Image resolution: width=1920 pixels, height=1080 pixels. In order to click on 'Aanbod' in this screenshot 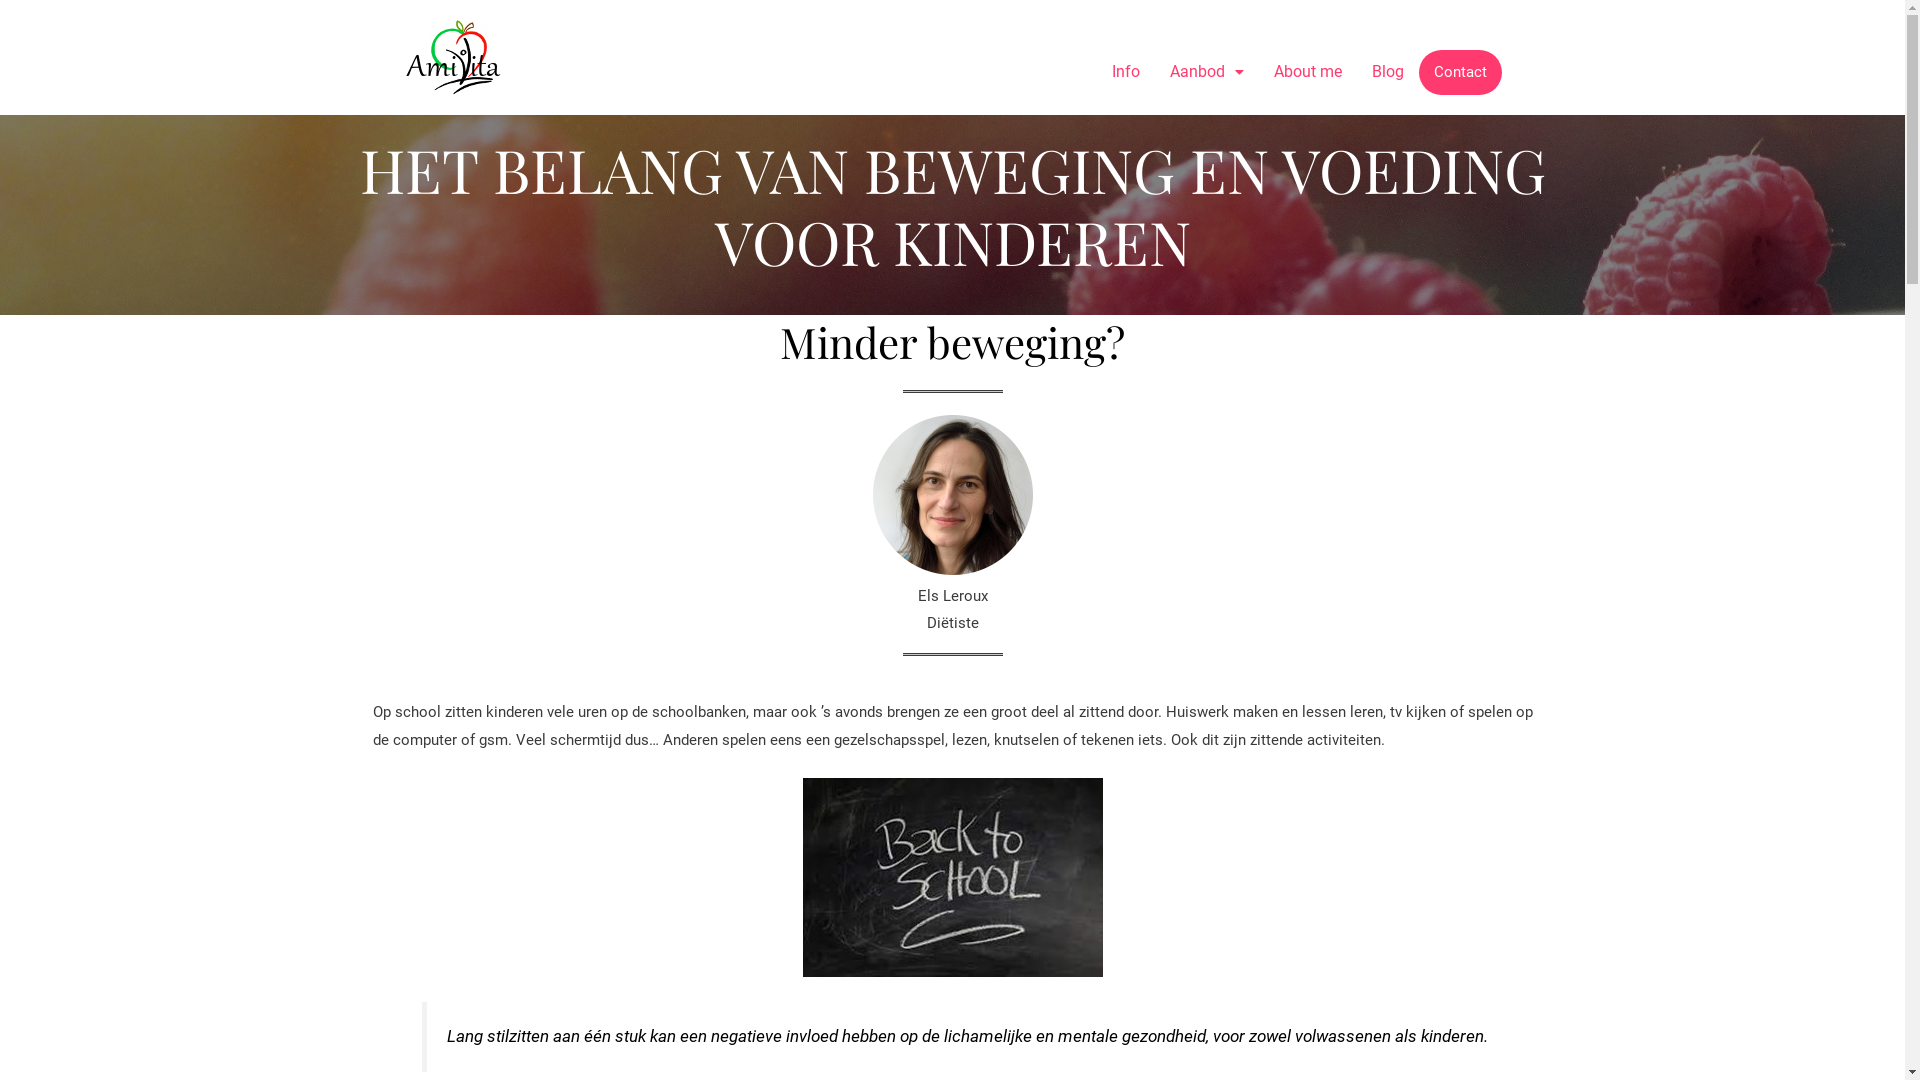, I will do `click(1205, 71)`.